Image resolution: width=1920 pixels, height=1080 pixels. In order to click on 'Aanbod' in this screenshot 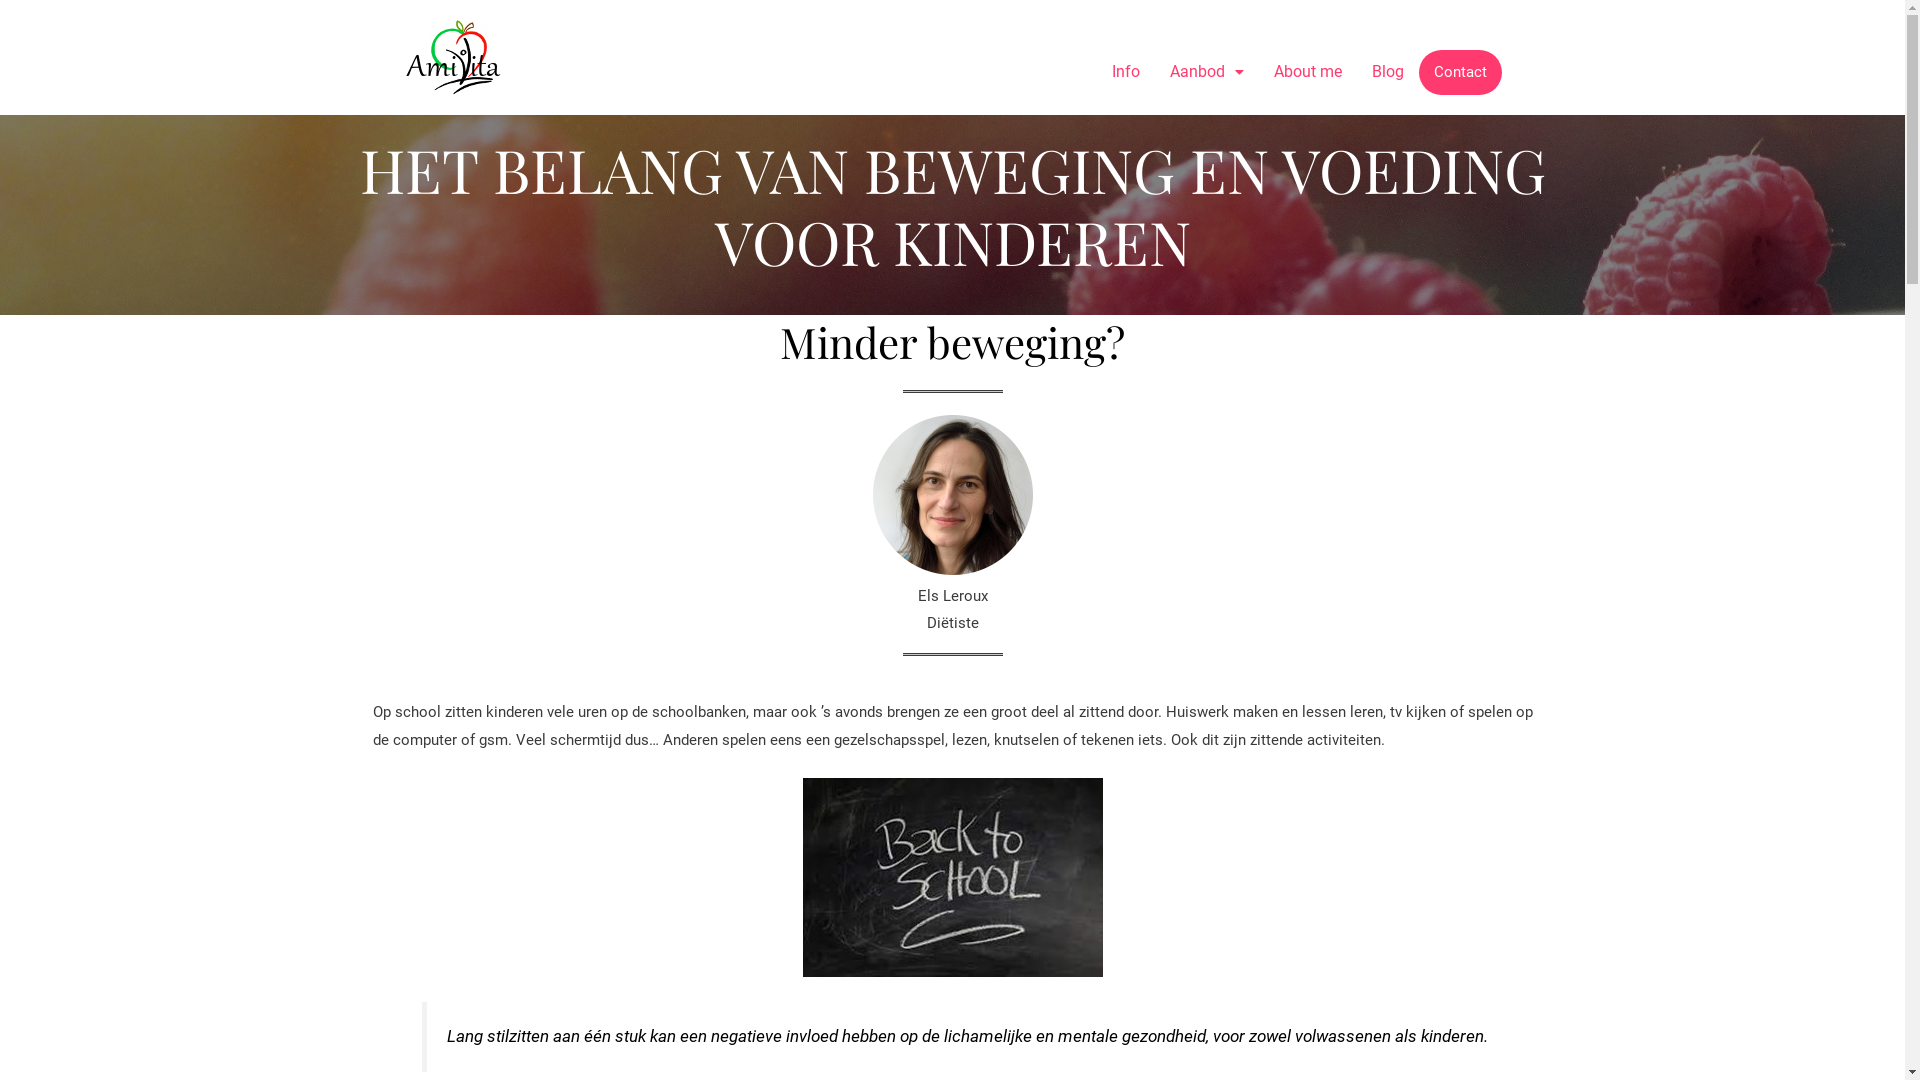, I will do `click(1205, 71)`.